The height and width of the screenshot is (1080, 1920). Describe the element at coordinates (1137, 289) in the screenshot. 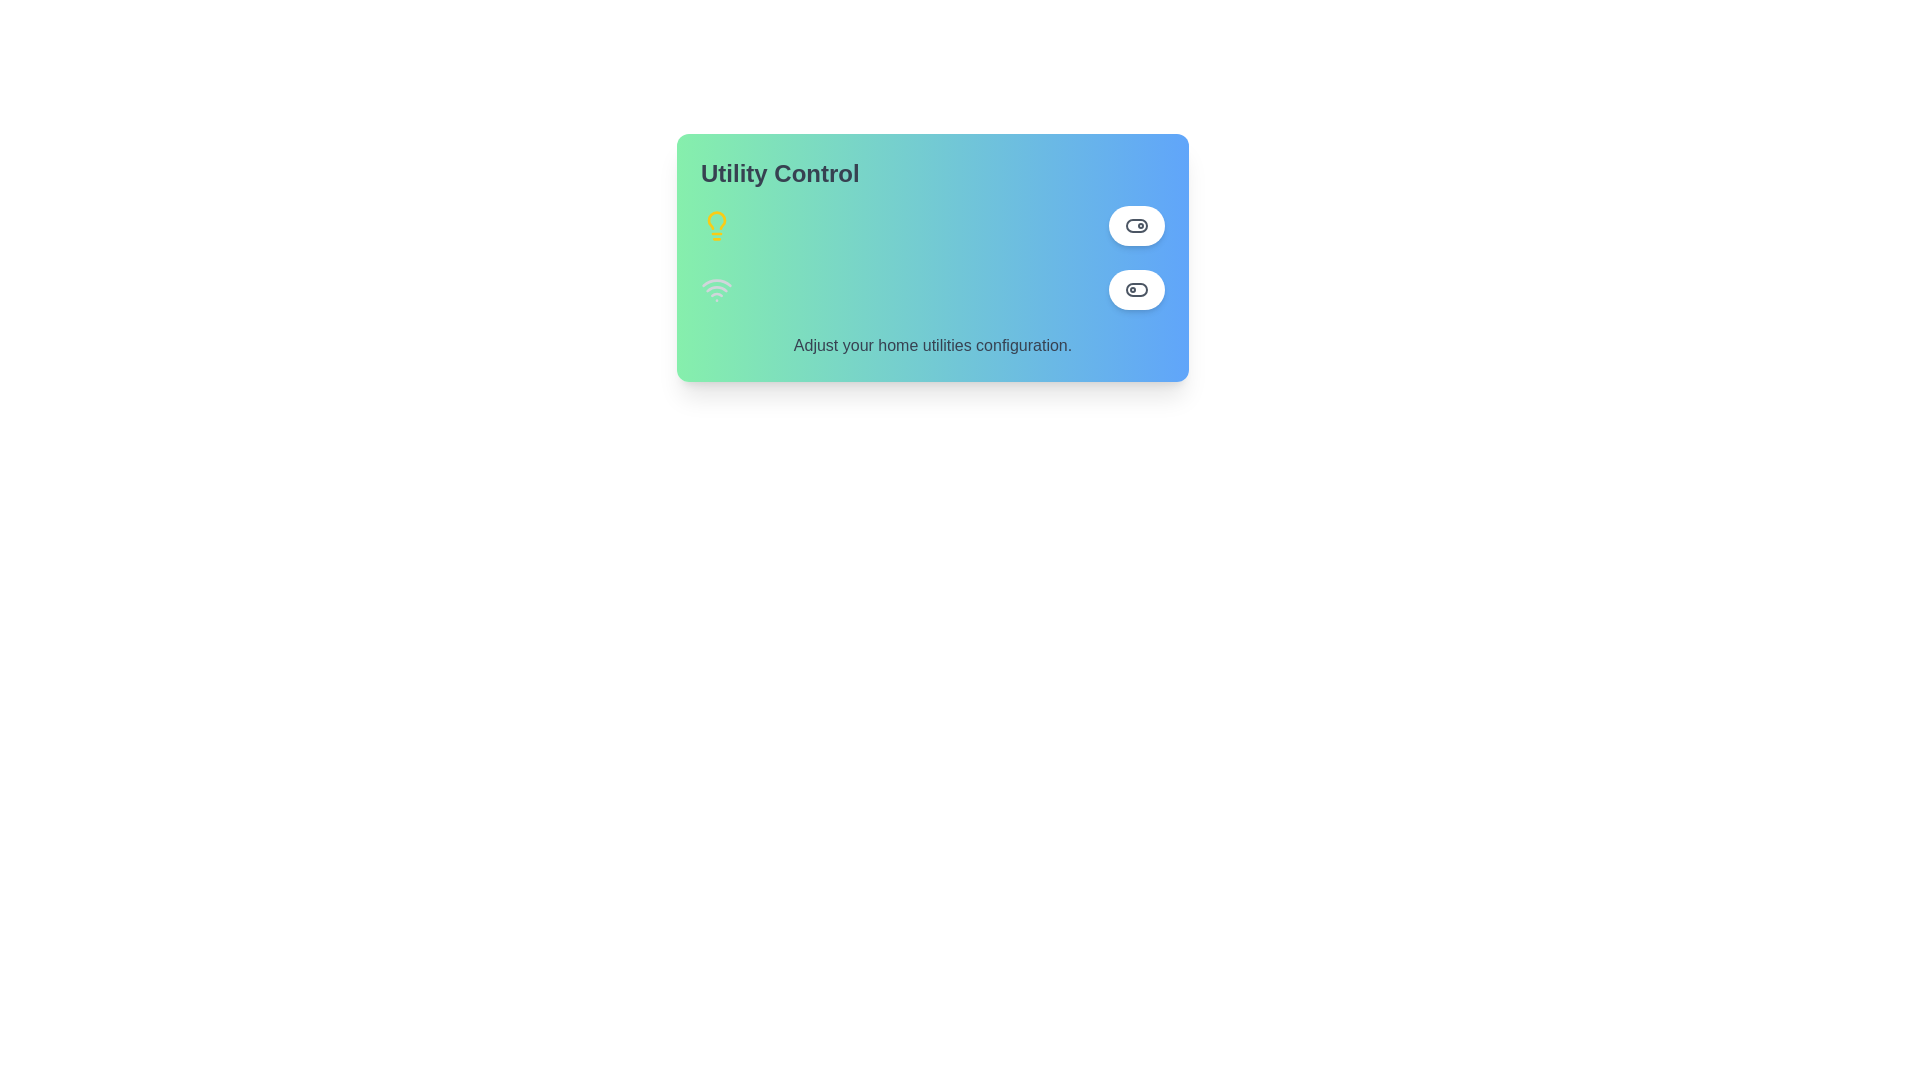

I see `the toggle switch, which has a classic design with a rectangular base and a circular handle indicating an 'off' state` at that location.